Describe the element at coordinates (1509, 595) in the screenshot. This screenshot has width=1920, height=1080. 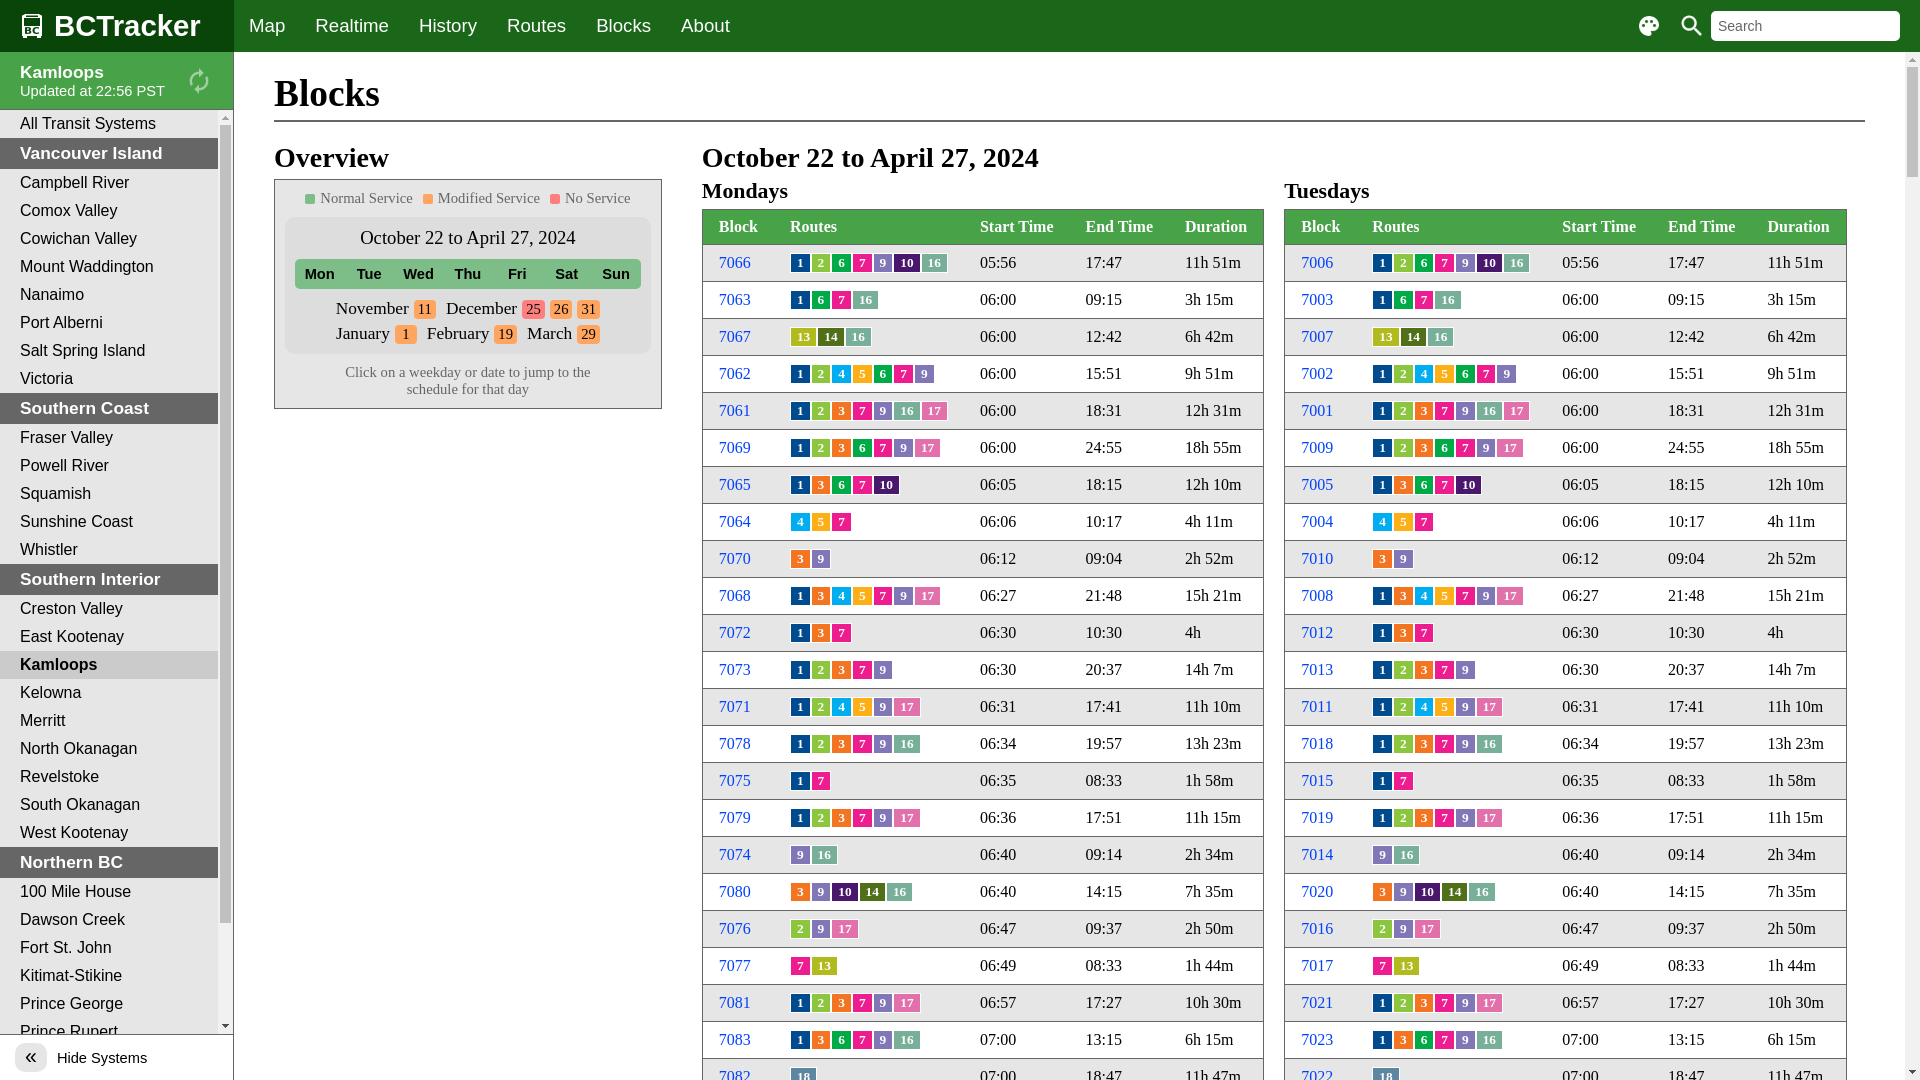
I see `'17'` at that location.